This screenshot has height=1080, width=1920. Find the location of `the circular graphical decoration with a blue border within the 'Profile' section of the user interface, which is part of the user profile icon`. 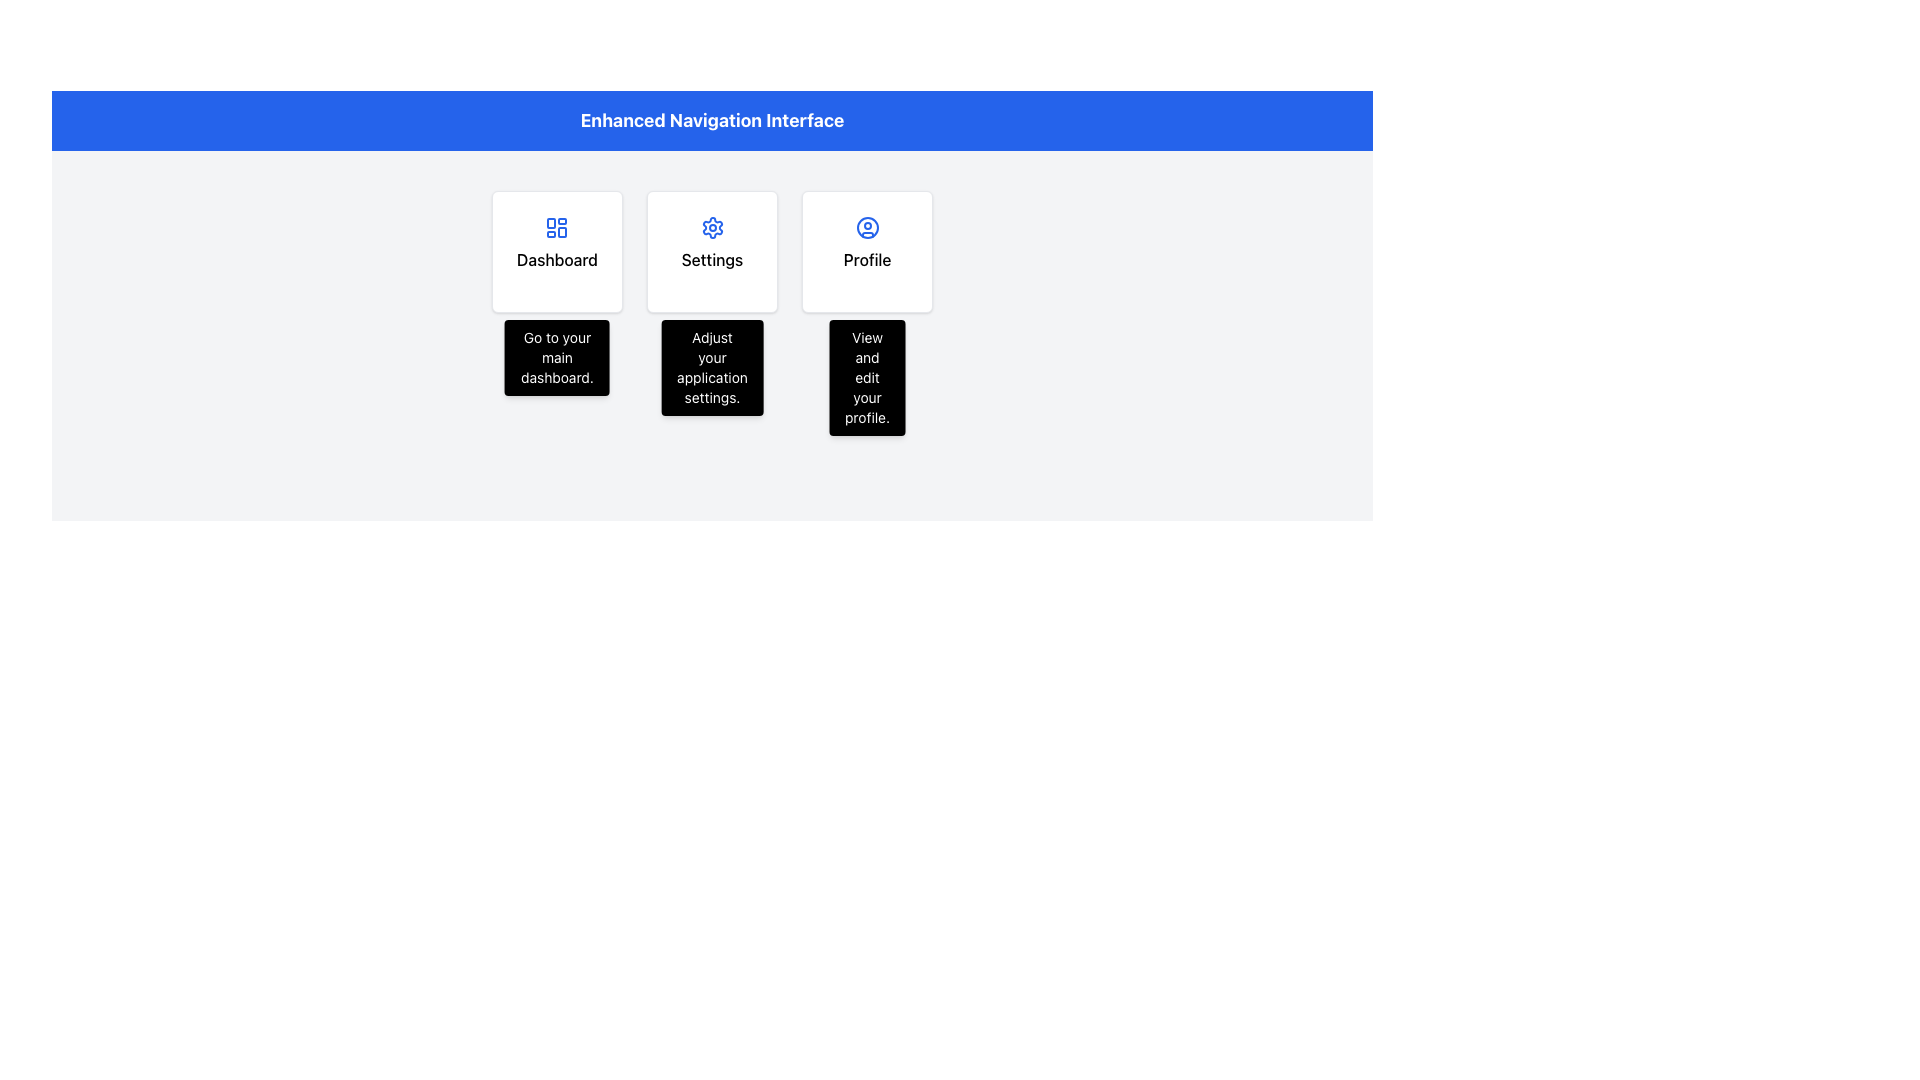

the circular graphical decoration with a blue border within the 'Profile' section of the user interface, which is part of the user profile icon is located at coordinates (867, 226).